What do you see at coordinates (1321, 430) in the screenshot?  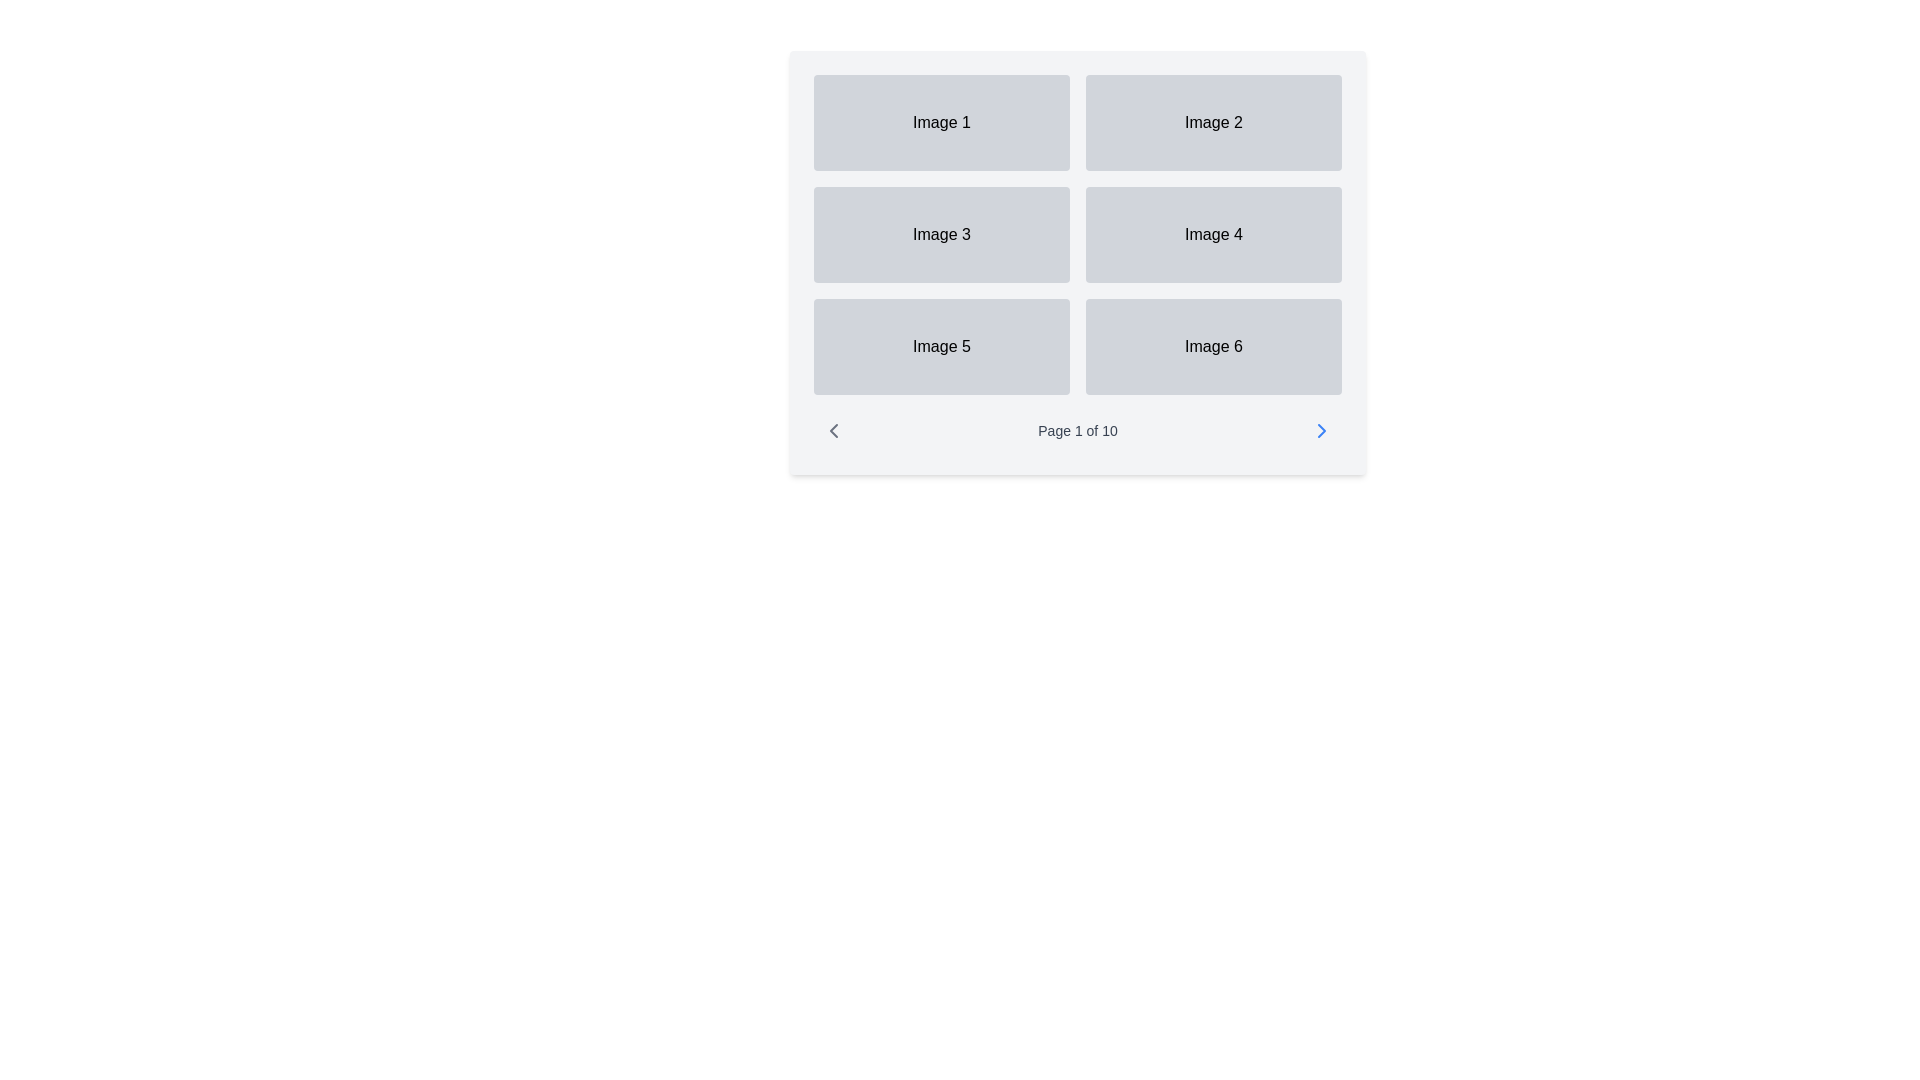 I see `the SVG chevron icon positioned to the right of the 'Page 1 of 10' text` at bounding box center [1321, 430].